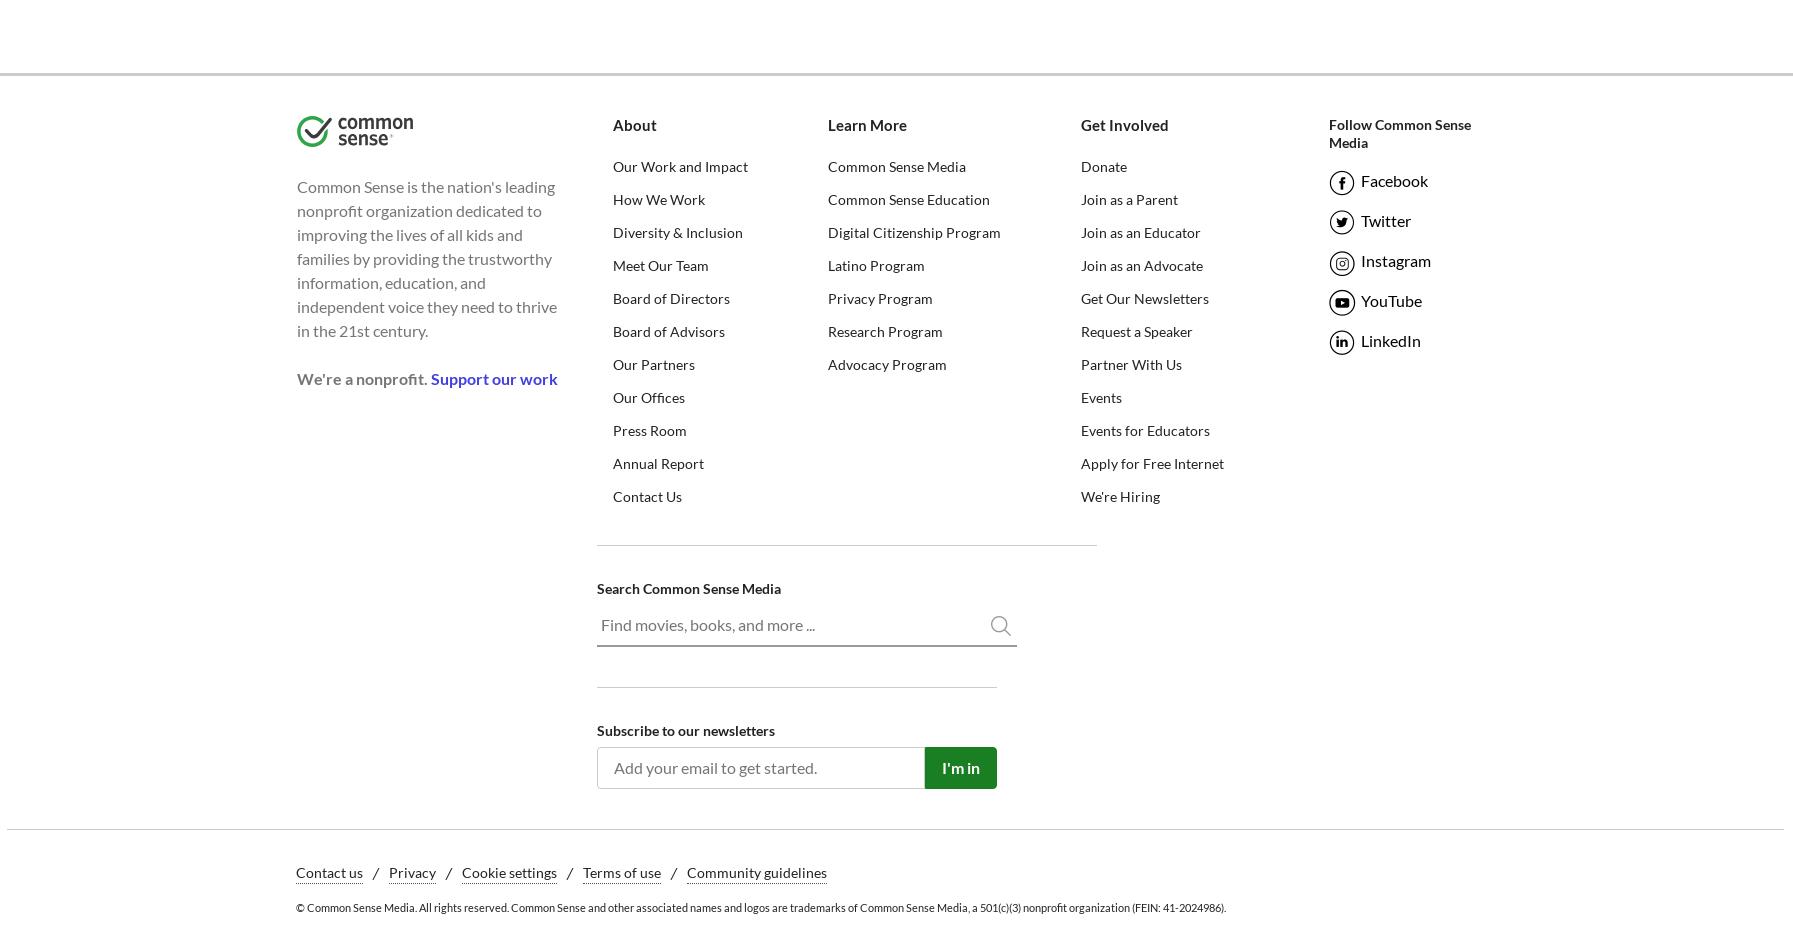 This screenshot has height=946, width=1793. Describe the element at coordinates (678, 166) in the screenshot. I see `'Our Work and Impact'` at that location.